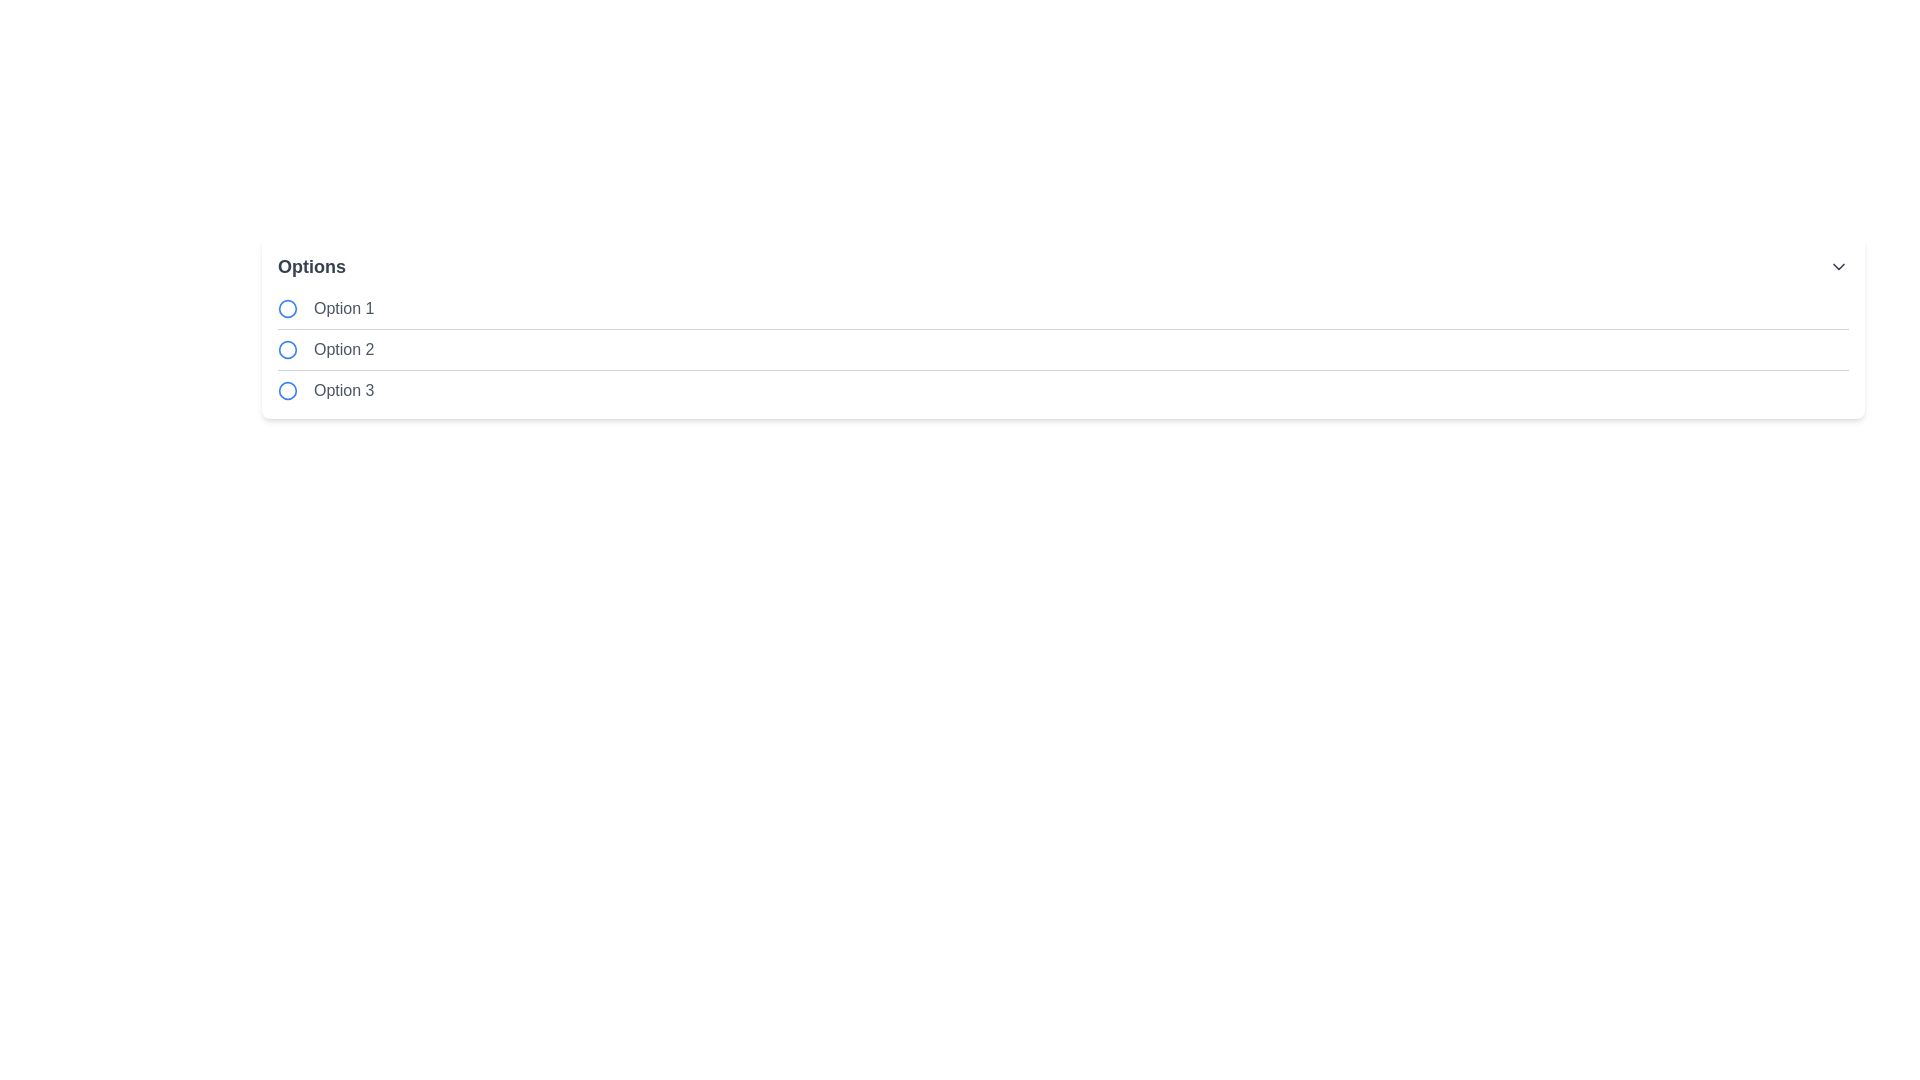 This screenshot has width=1920, height=1080. I want to click on the circular radio button with a blue border, located to the left of the text 'Option 1', so click(287, 308).